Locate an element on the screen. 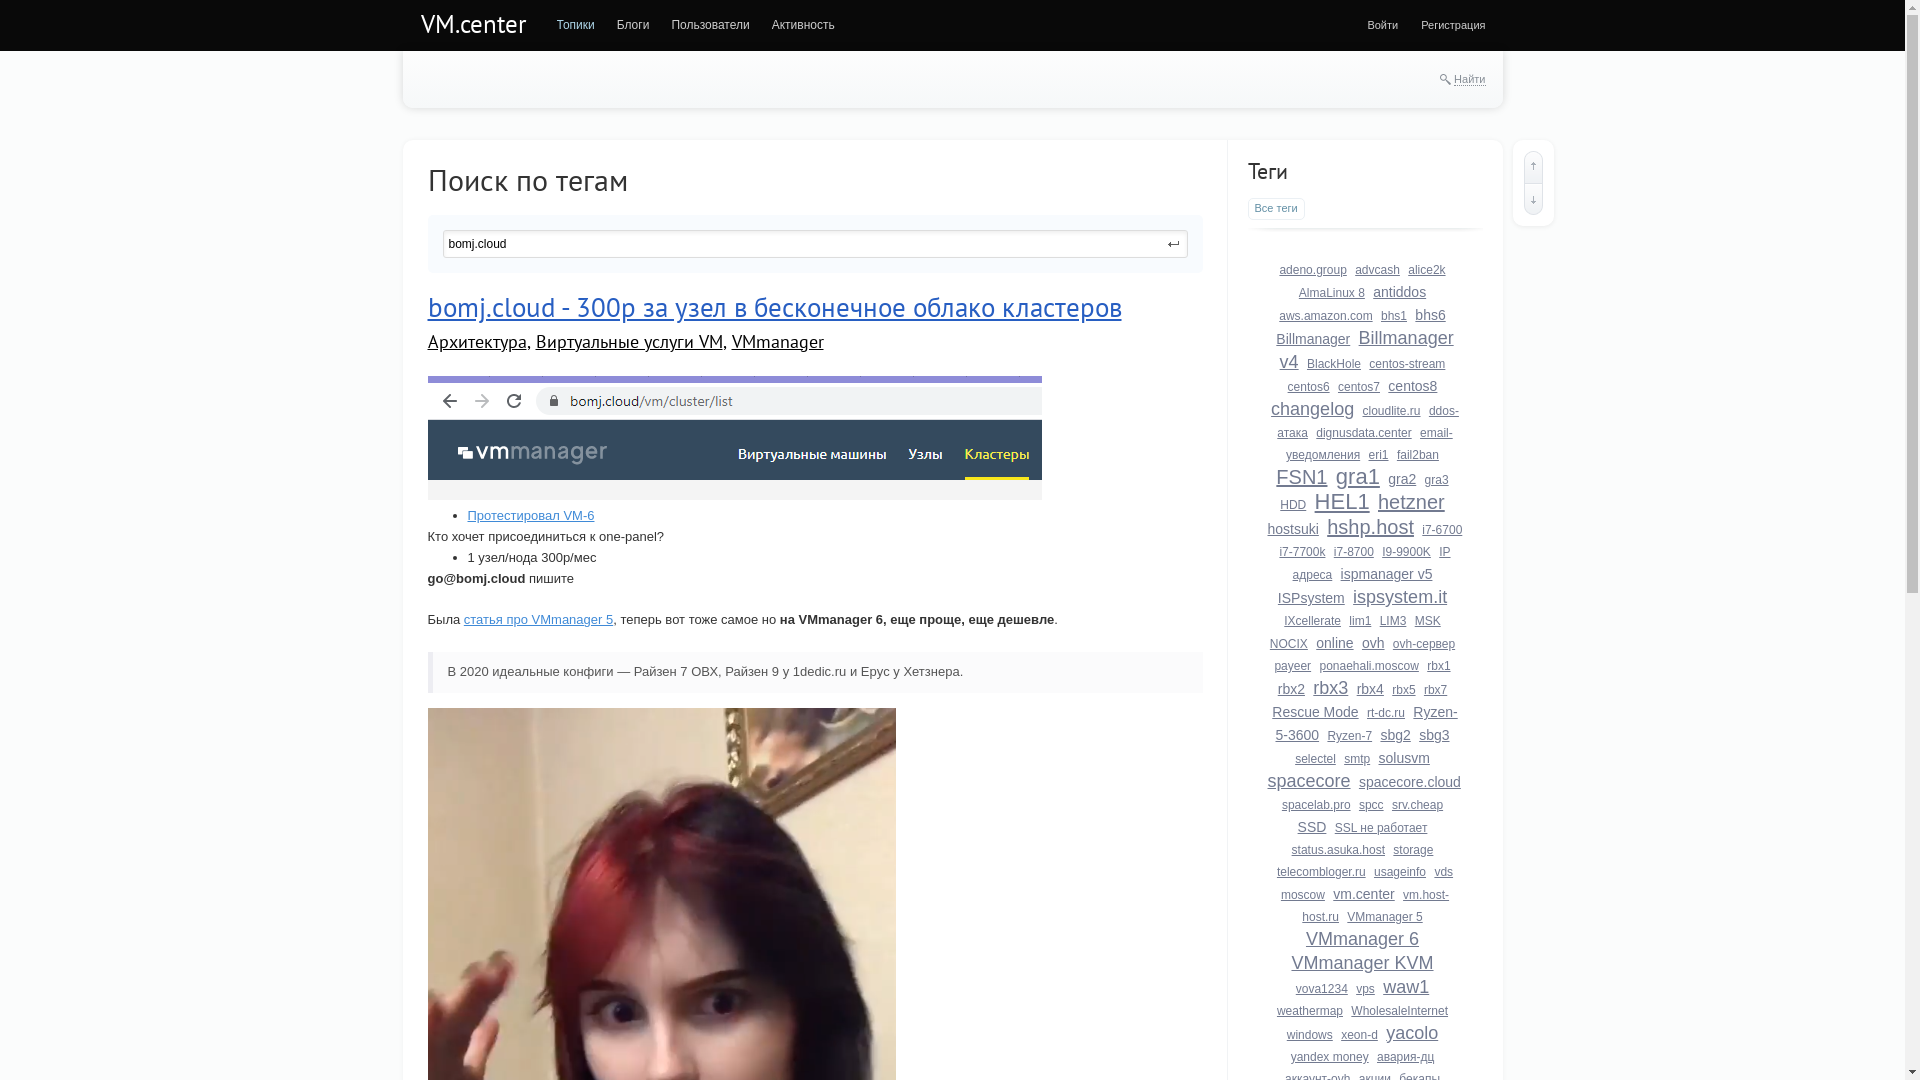 The height and width of the screenshot is (1080, 1920). 'bhs1' is located at coordinates (1392, 315).